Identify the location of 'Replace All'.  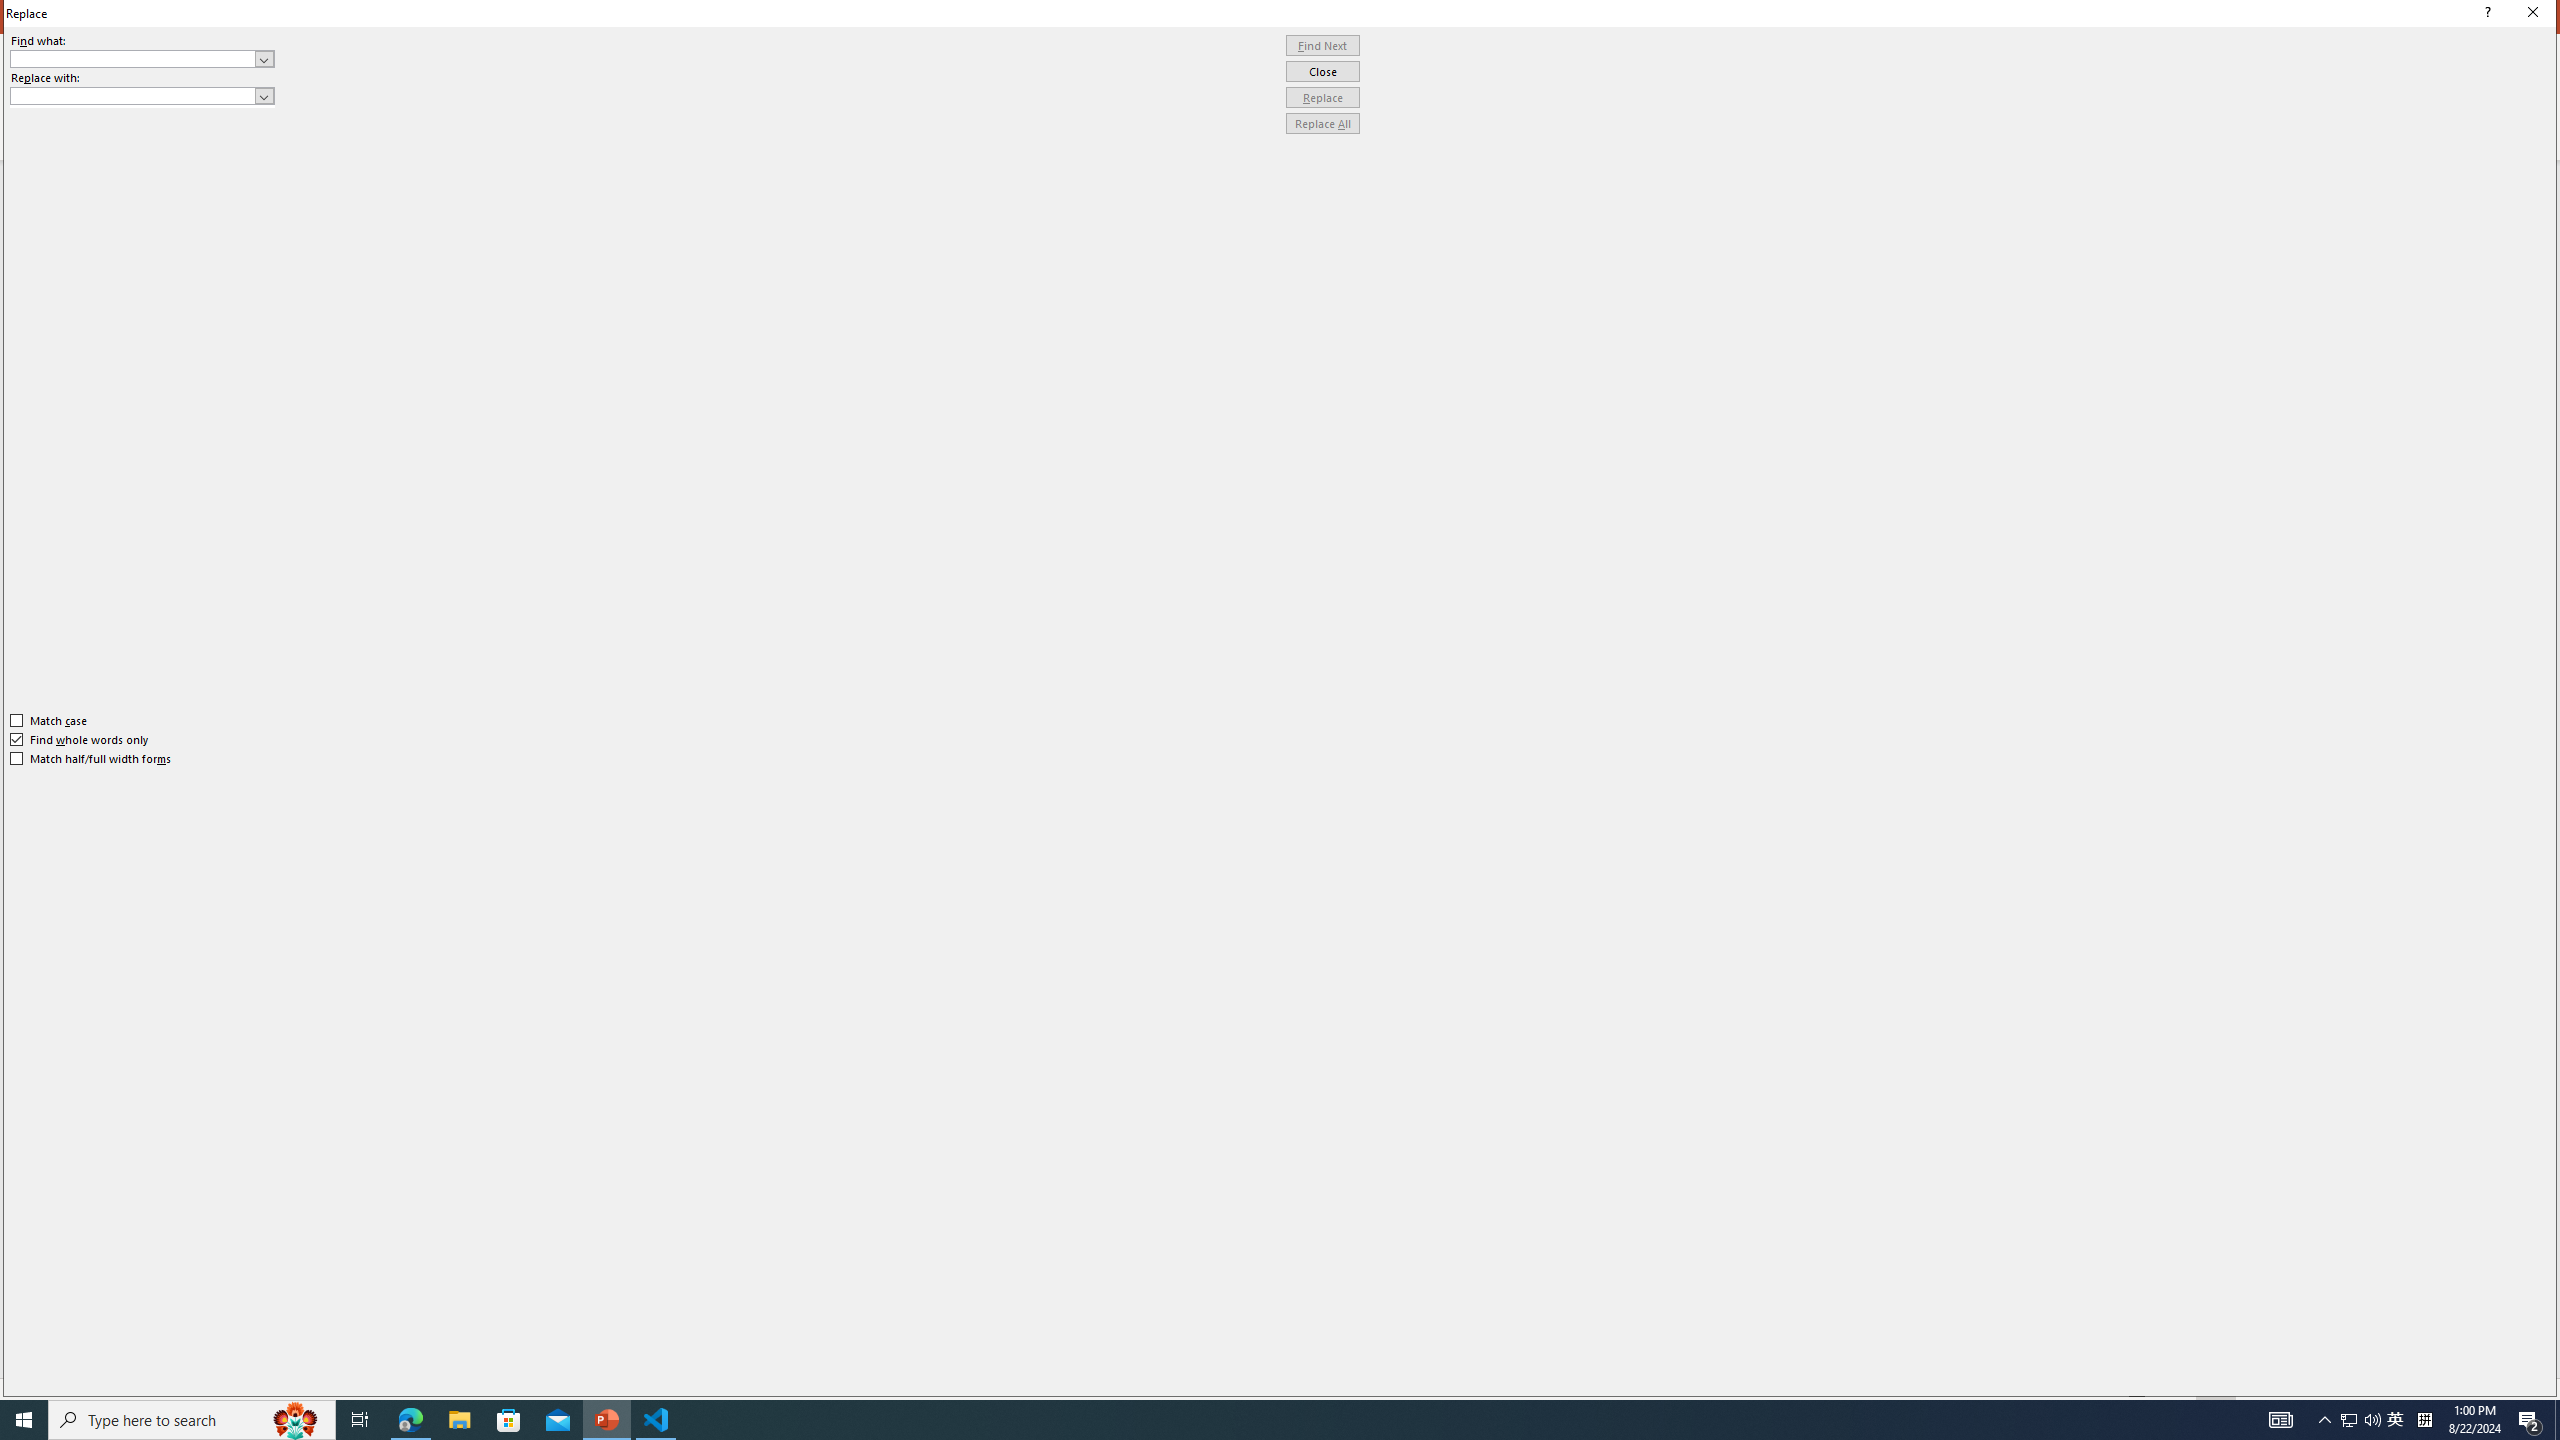
(1322, 122).